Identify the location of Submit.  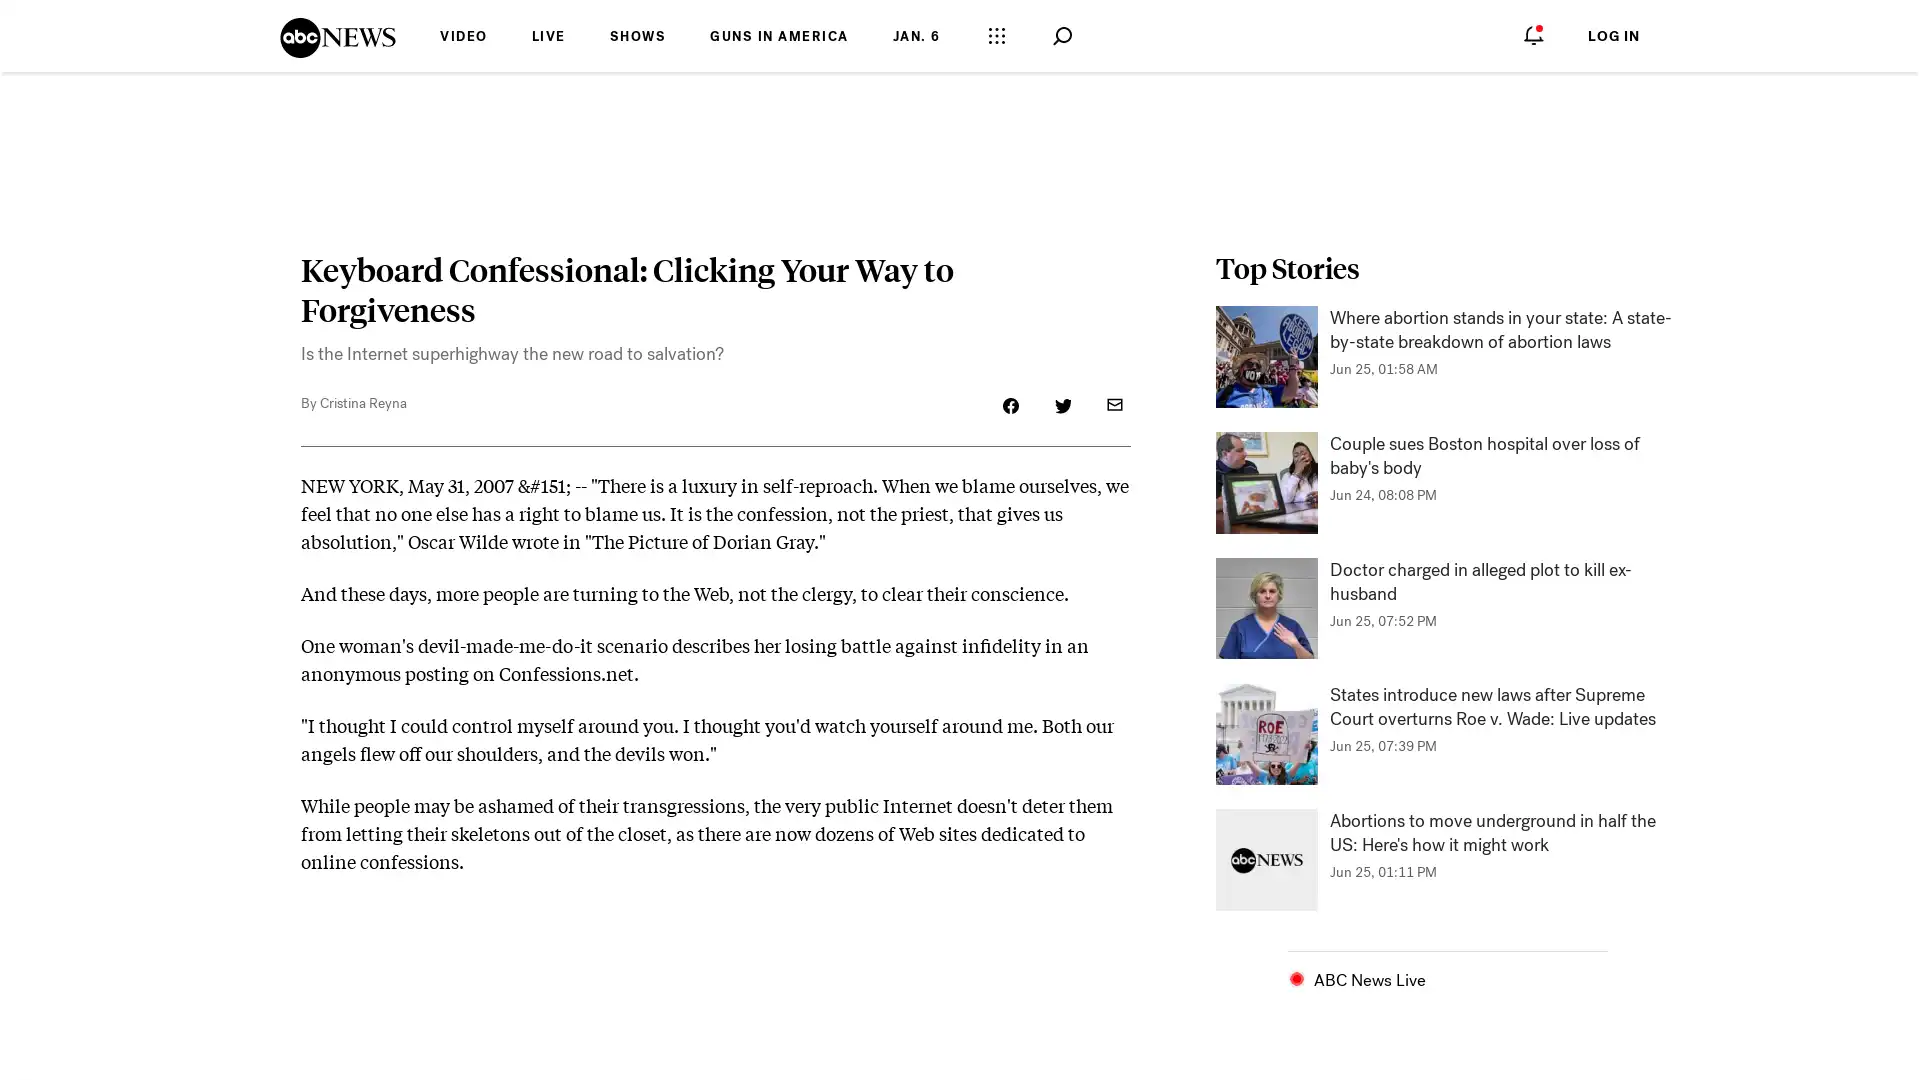
(1094, 35).